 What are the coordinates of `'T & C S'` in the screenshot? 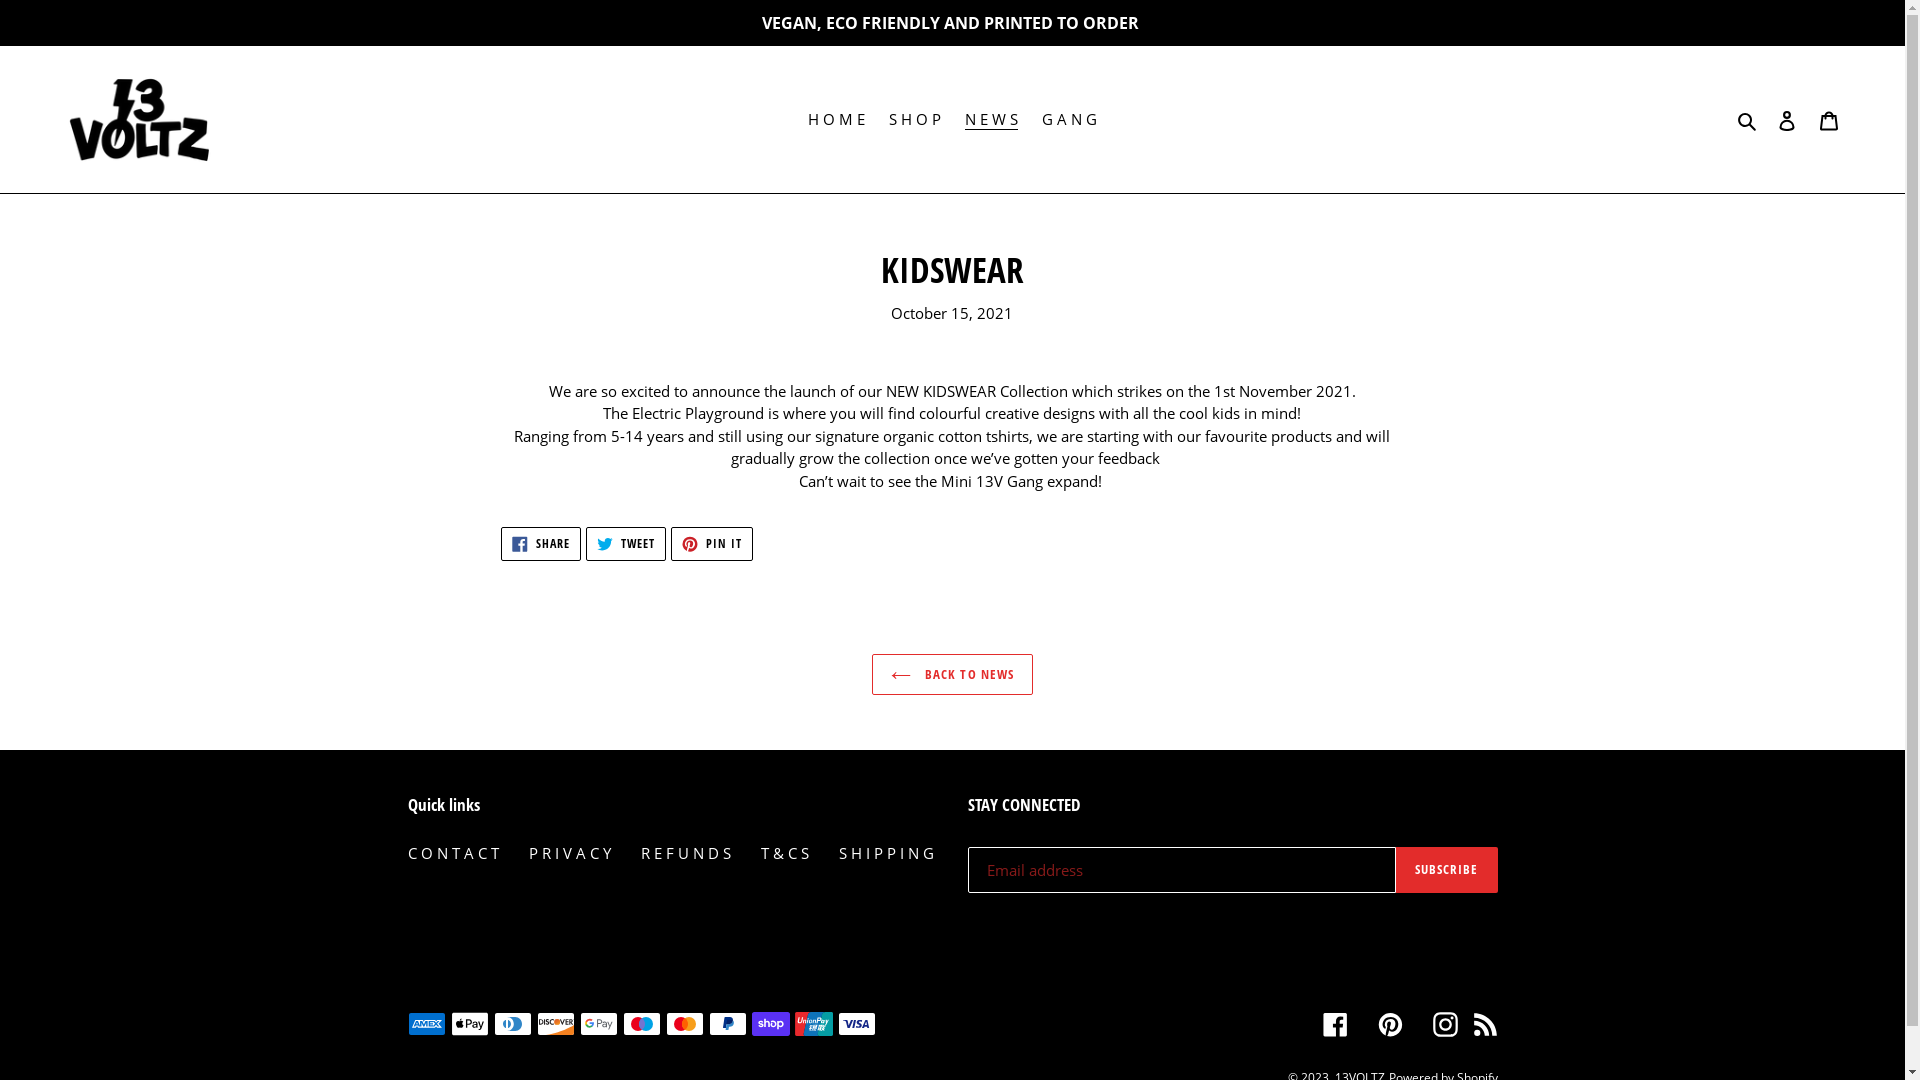 It's located at (782, 852).